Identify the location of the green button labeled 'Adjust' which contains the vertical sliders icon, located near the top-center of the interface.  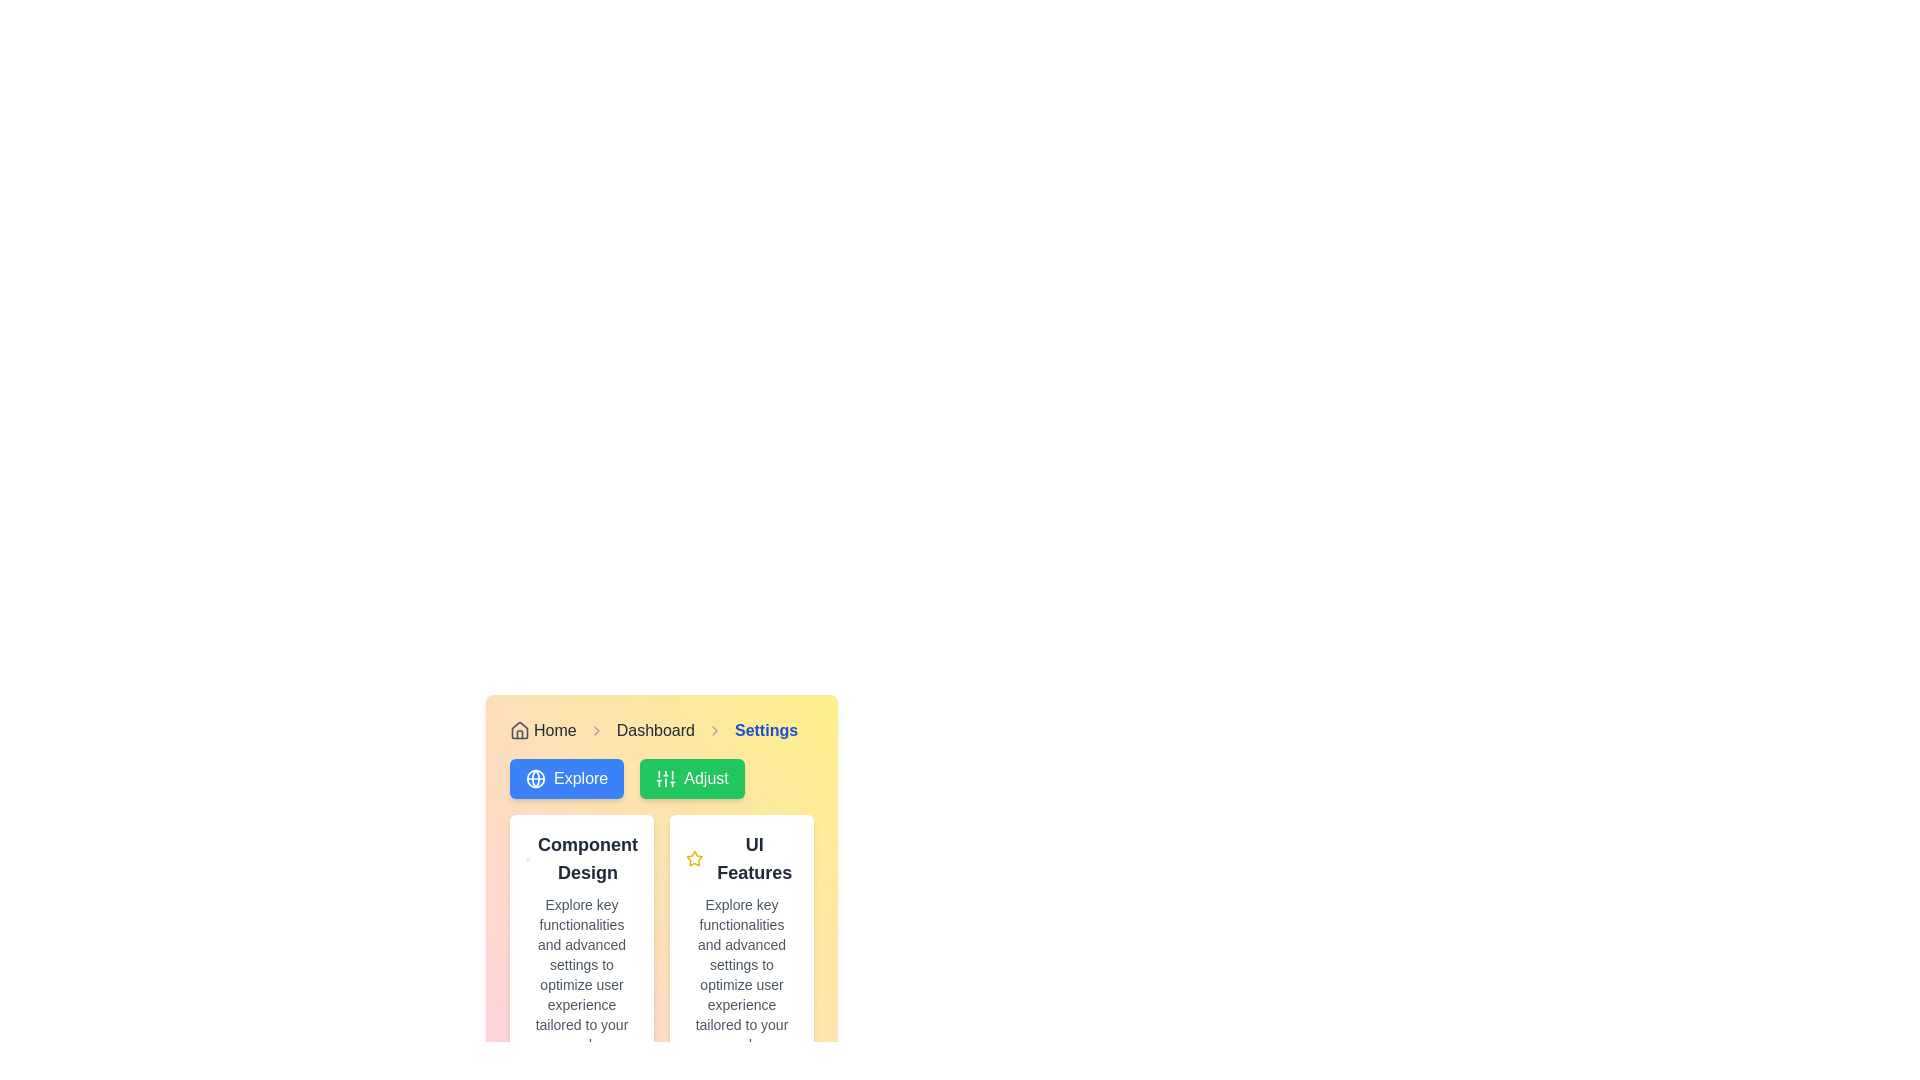
(666, 778).